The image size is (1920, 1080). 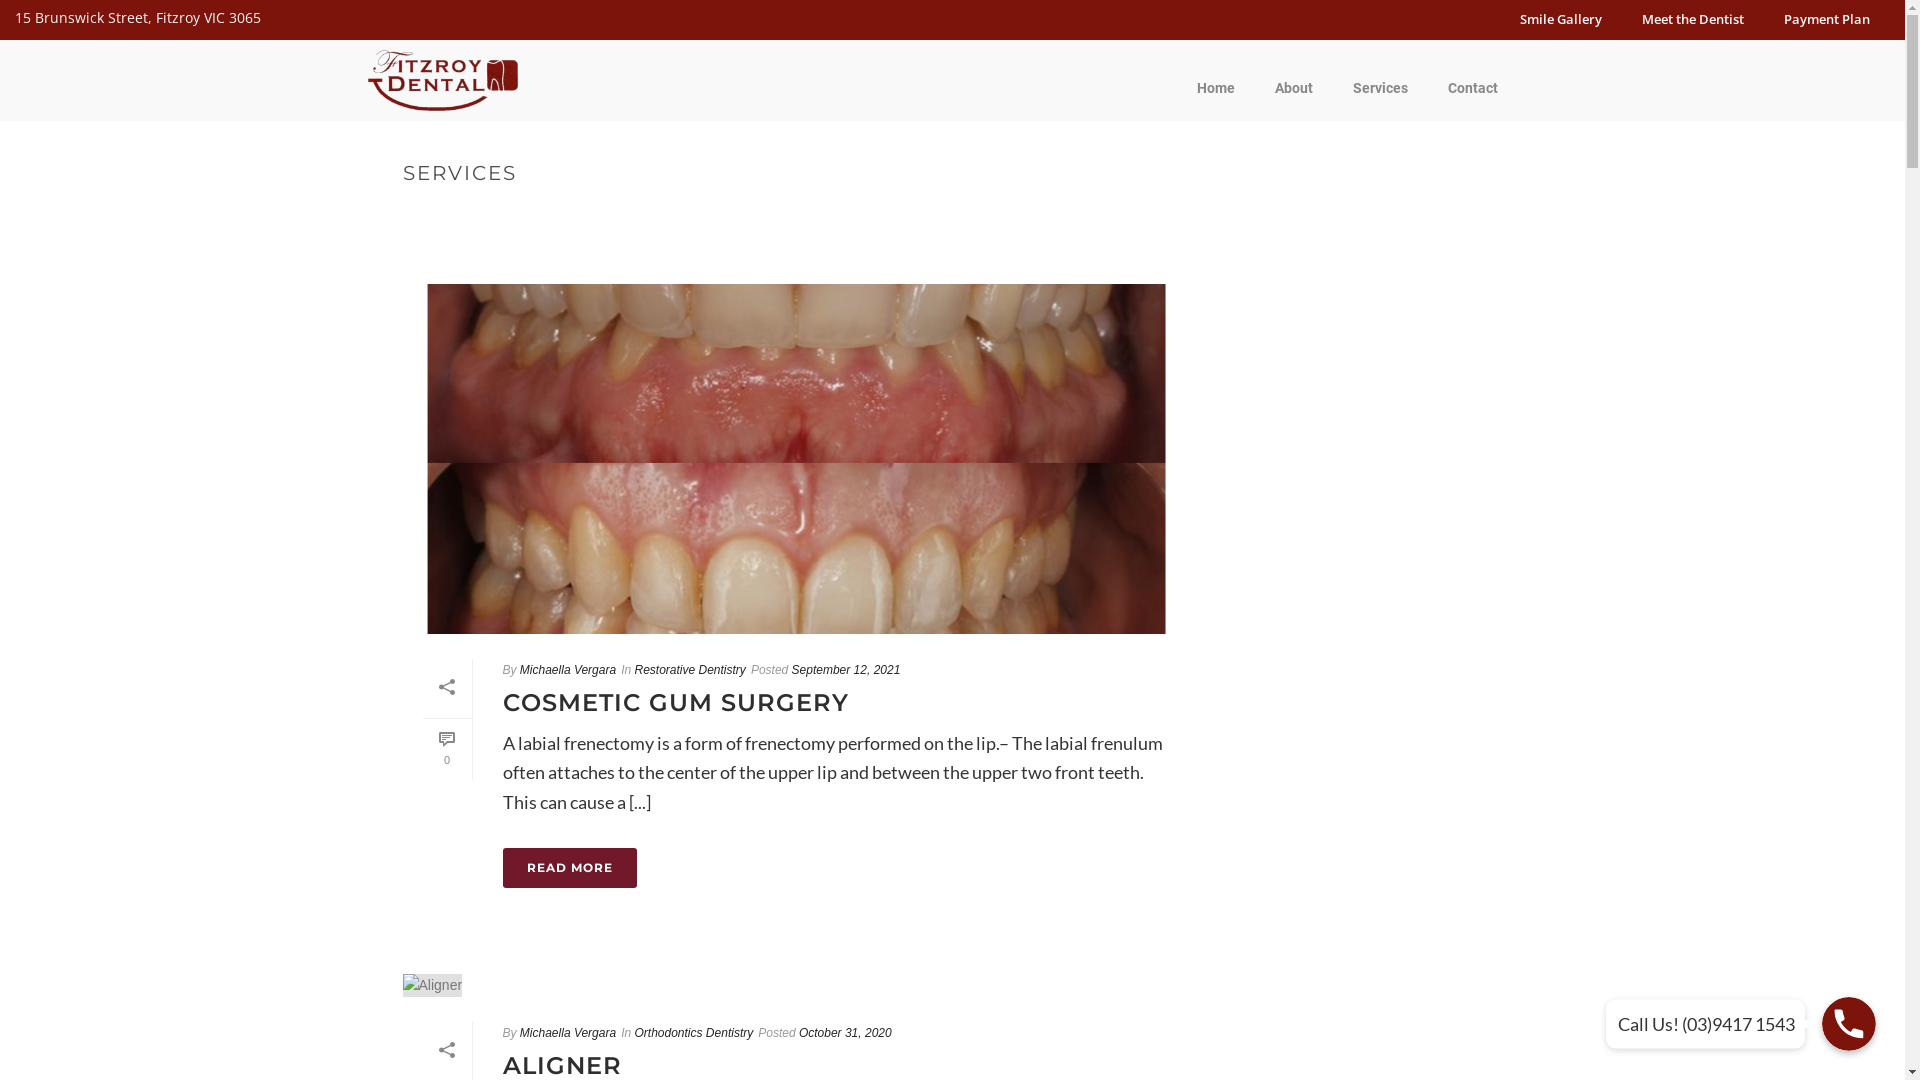 What do you see at coordinates (431, 984) in the screenshot?
I see `'Aligner'` at bounding box center [431, 984].